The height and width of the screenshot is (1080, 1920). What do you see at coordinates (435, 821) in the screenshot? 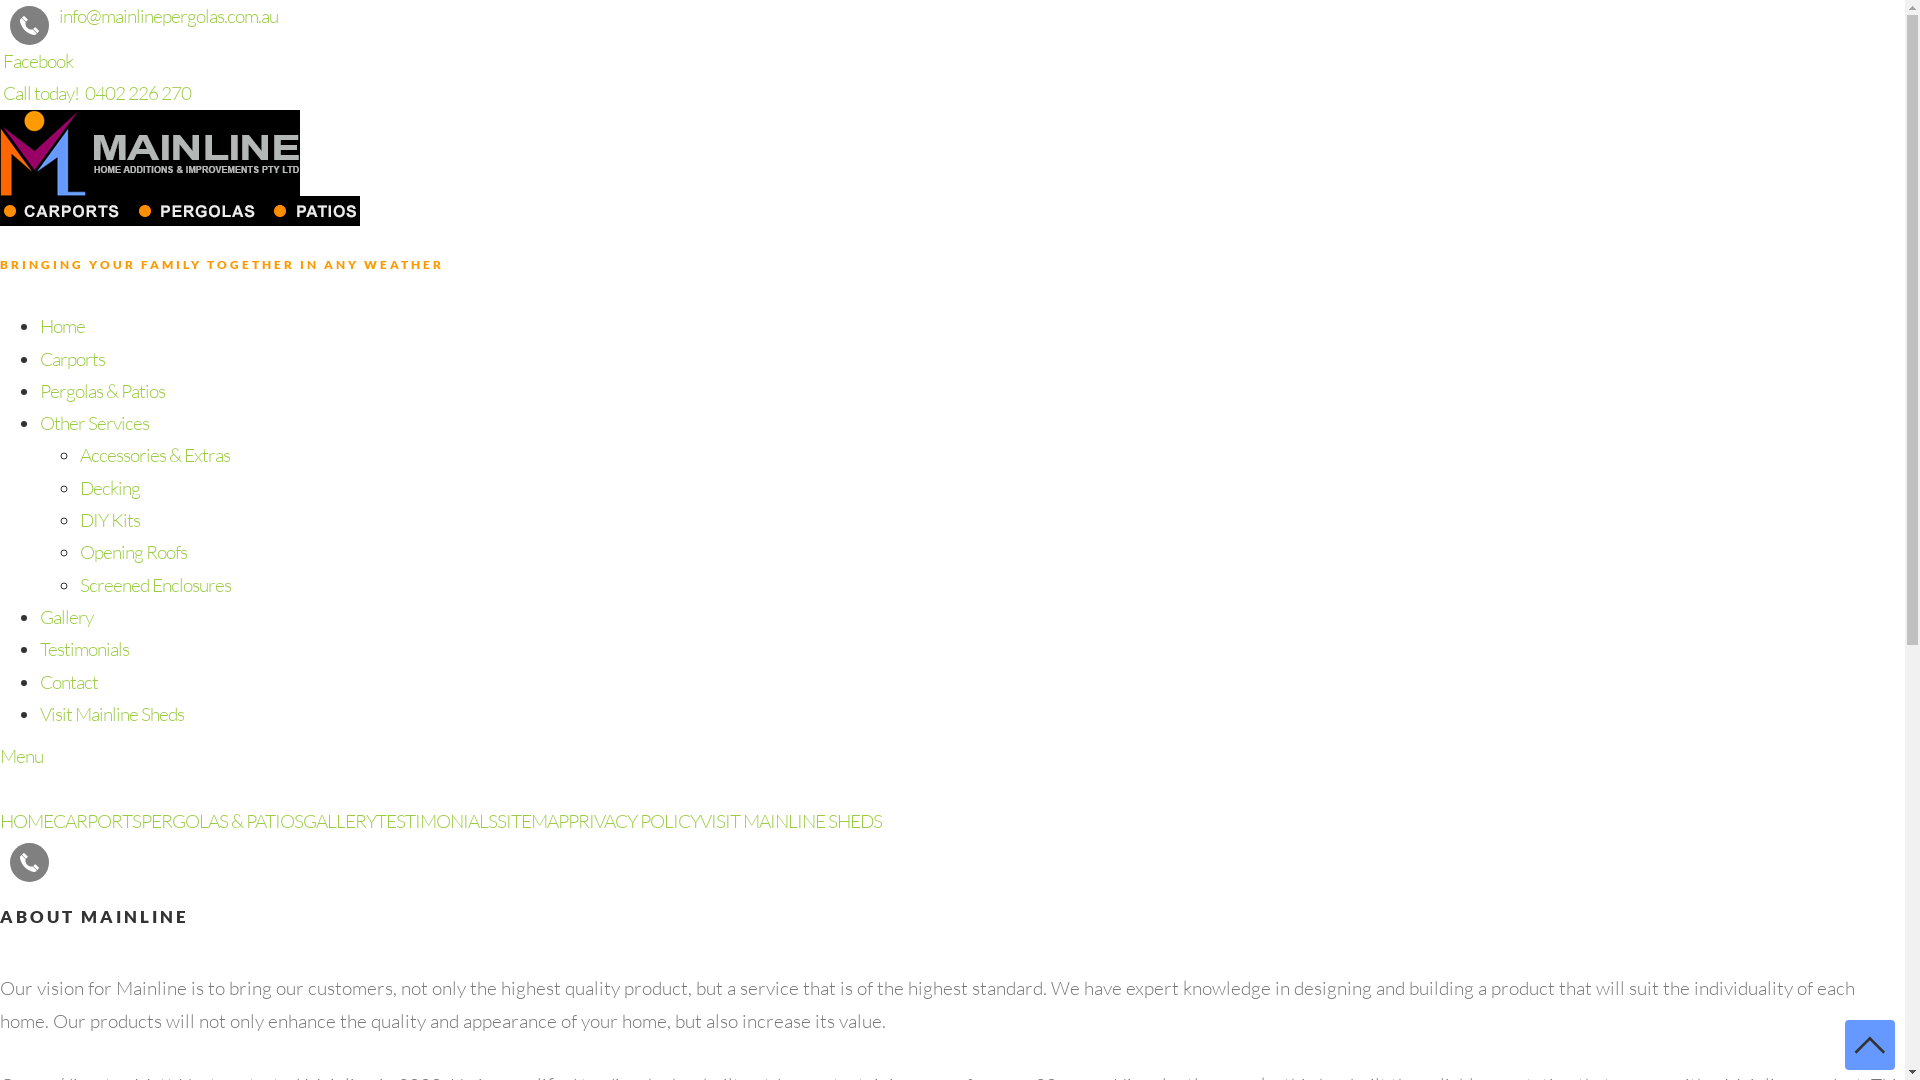
I see `'TESTIMONIALS'` at bounding box center [435, 821].